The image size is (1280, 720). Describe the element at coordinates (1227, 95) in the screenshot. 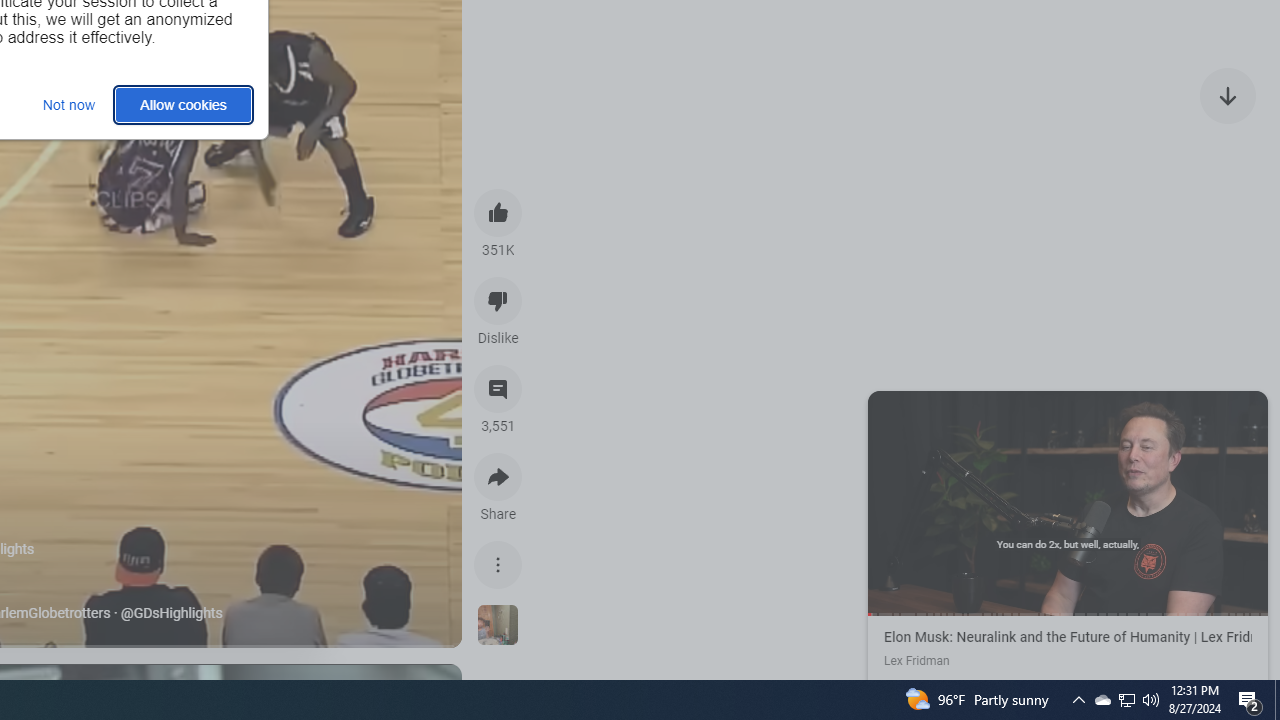

I see `'Next video'` at that location.